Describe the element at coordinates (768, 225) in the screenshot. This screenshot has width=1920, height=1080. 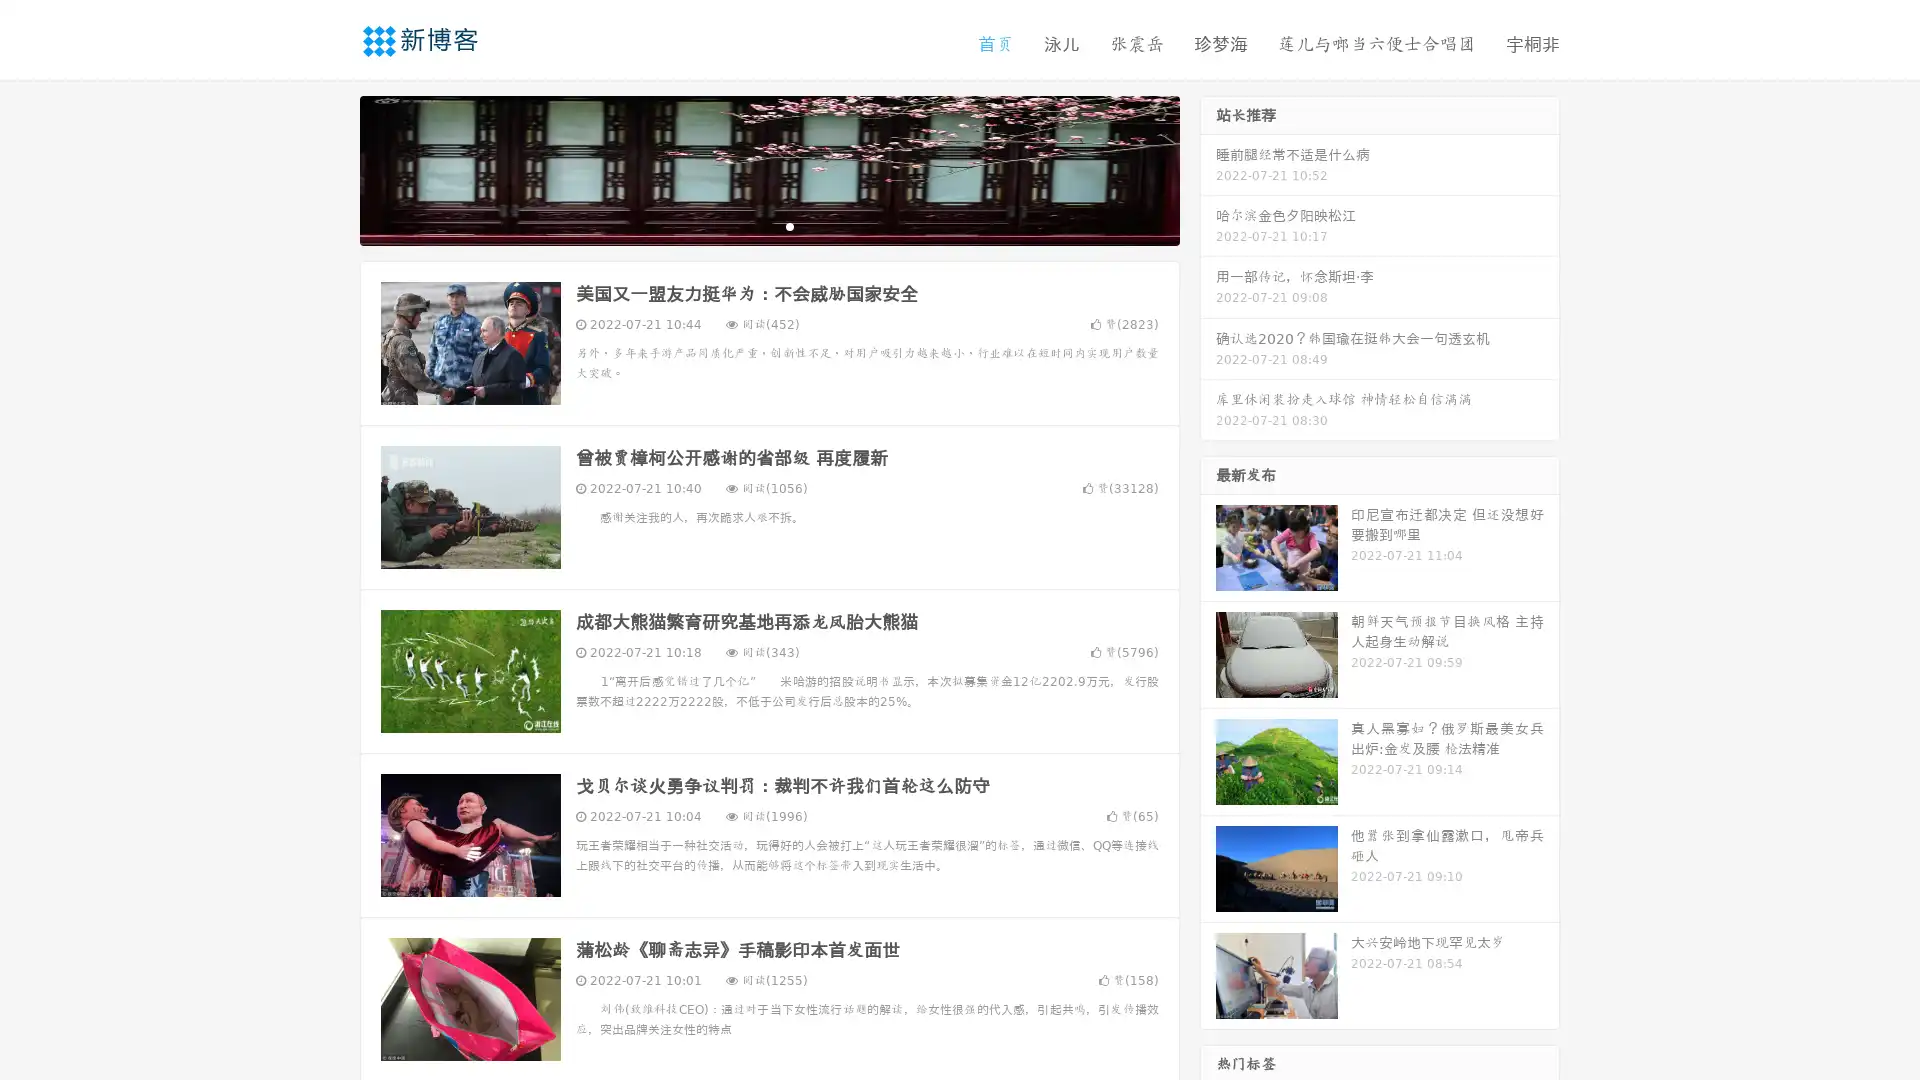
I see `Go to slide 2` at that location.